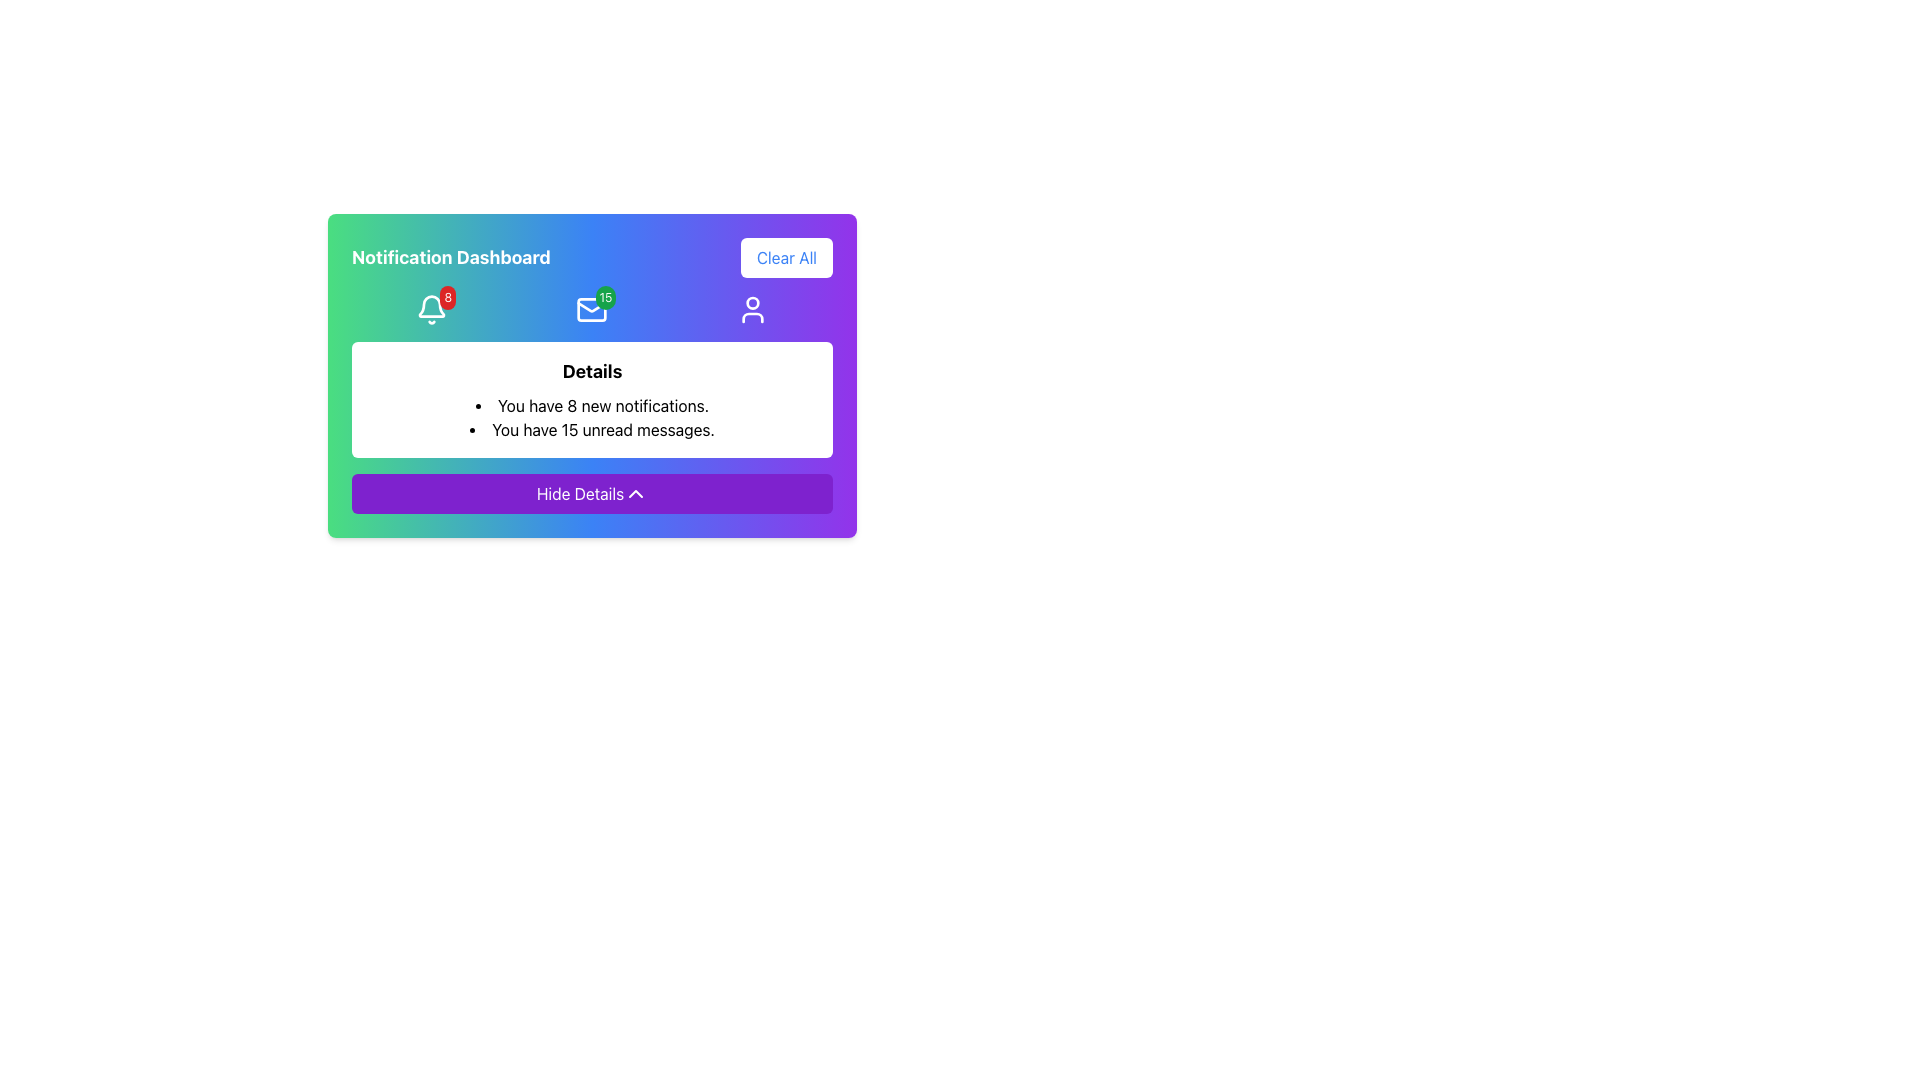 This screenshot has width=1920, height=1080. I want to click on the static text element that reads 'You have 15 unread messages.', which is the second entry in the unordered list under the 'Details' section on the notification dashboard, so click(591, 428).